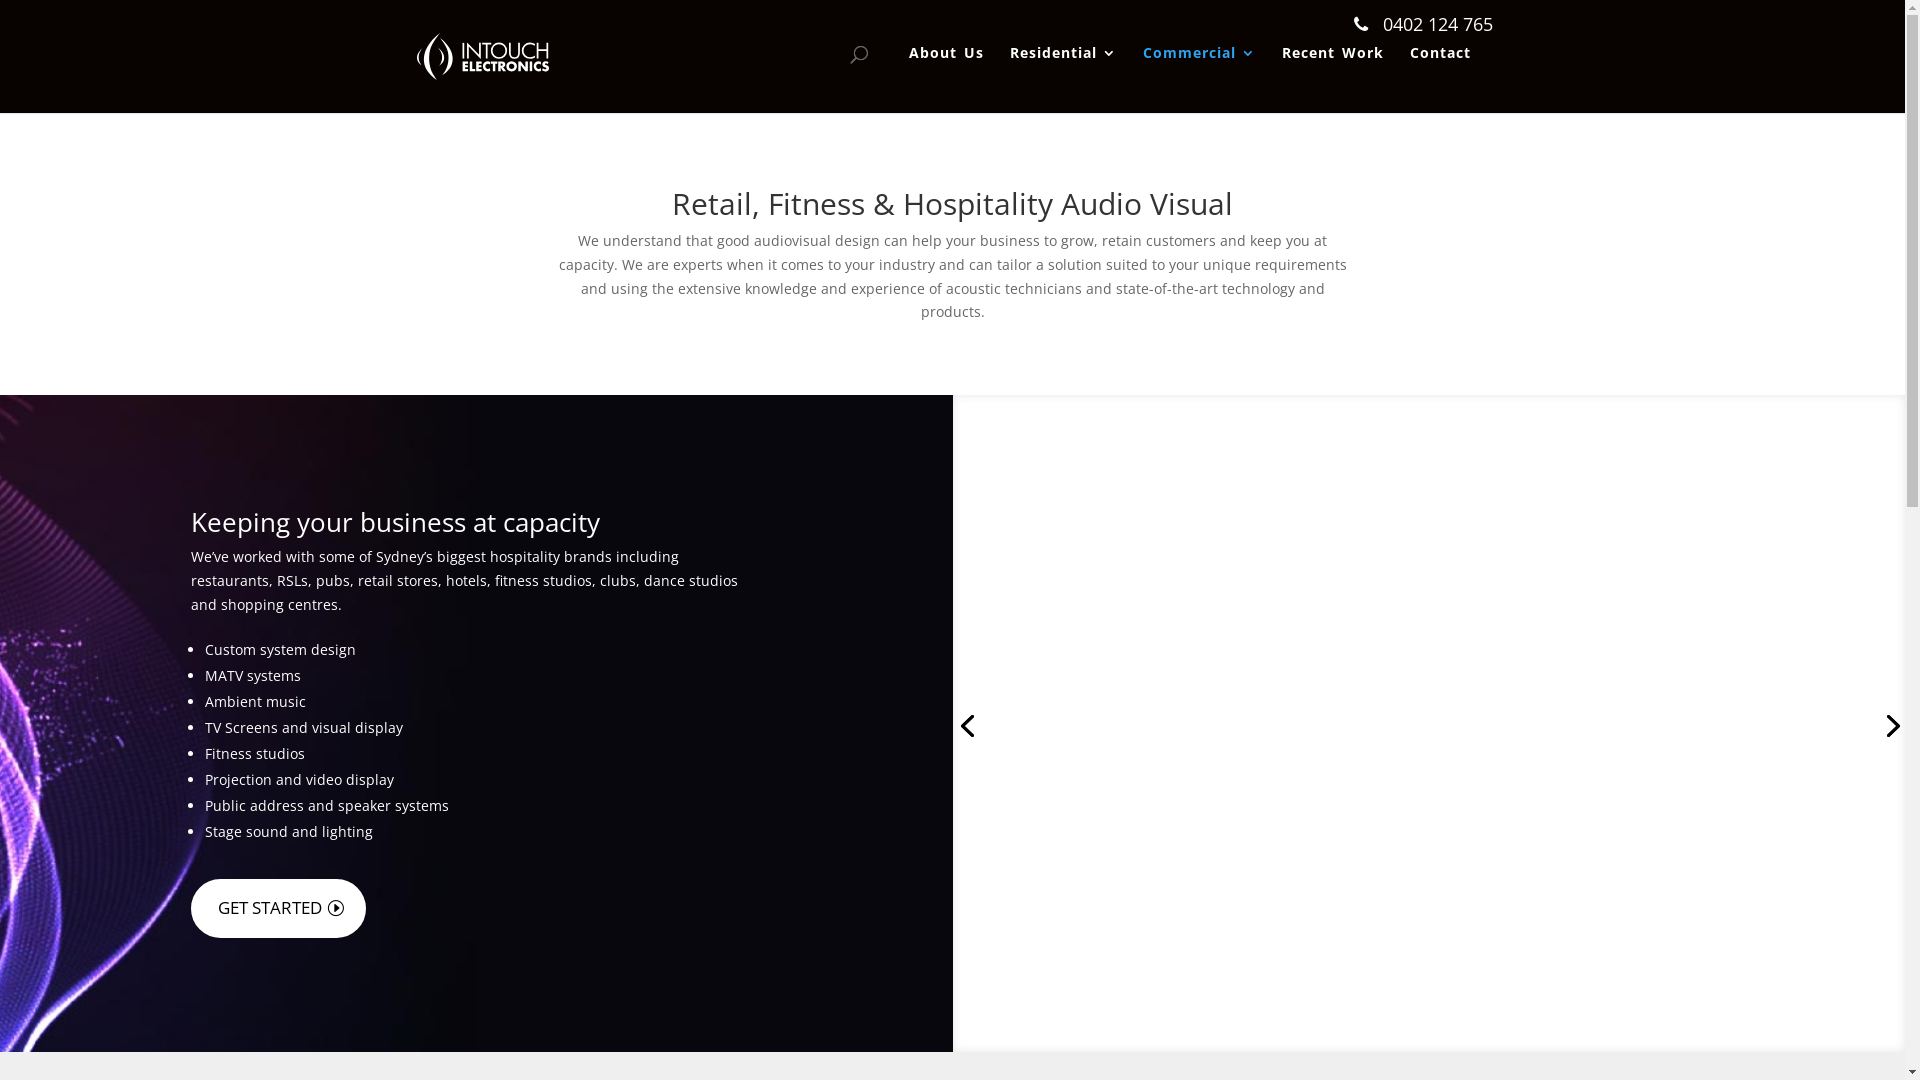 Image resolution: width=1920 pixels, height=1080 pixels. I want to click on '0402 124 765', so click(1353, 24).